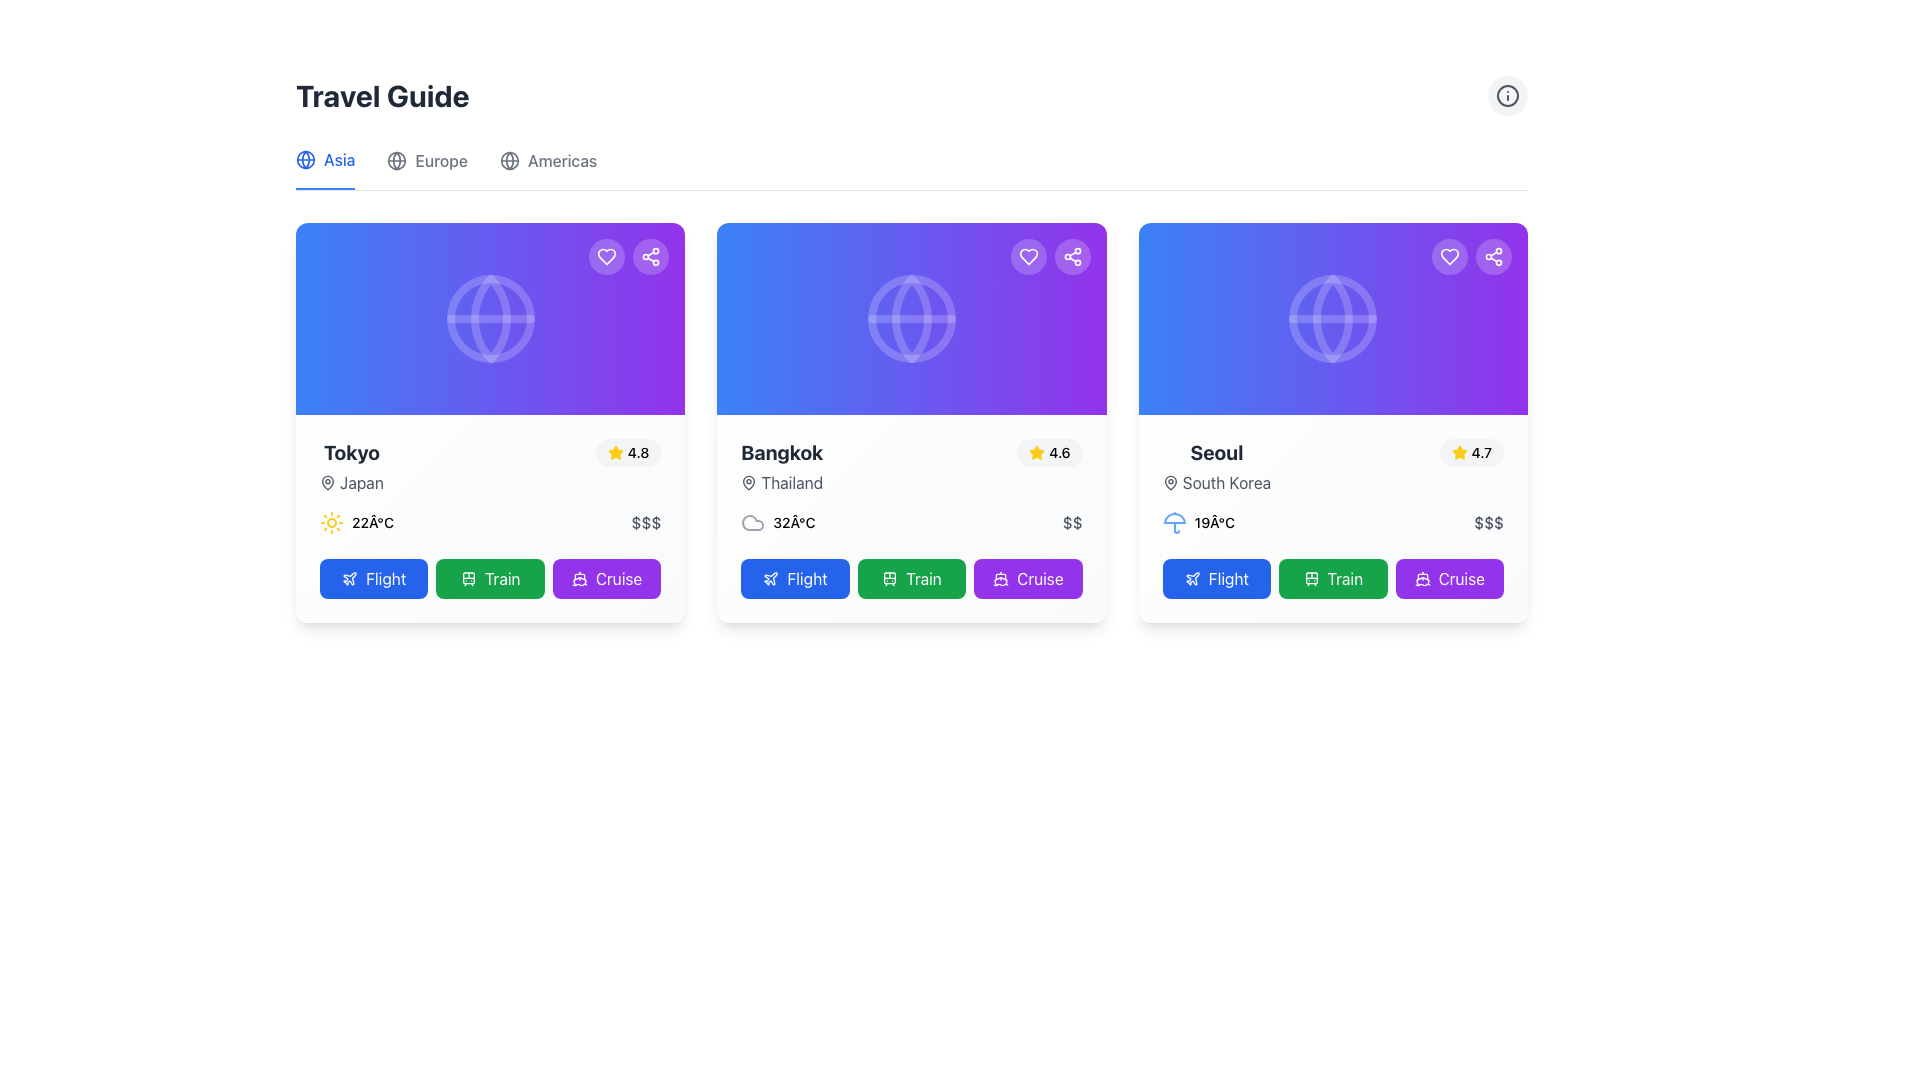 The width and height of the screenshot is (1920, 1080). I want to click on the yellow star icon that is part of the rating system next to the rating value '4.7' on the trip planning interface for 'Seoul', so click(1459, 452).